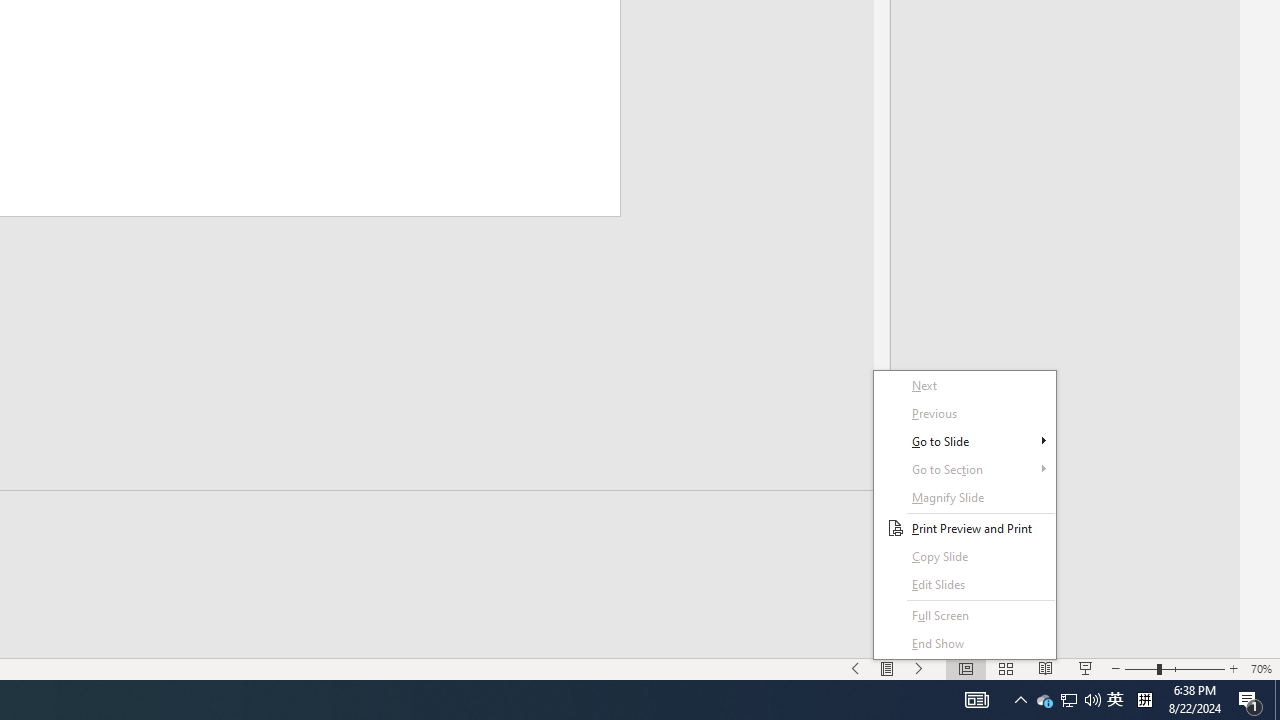 The height and width of the screenshot is (720, 1280). What do you see at coordinates (965, 440) in the screenshot?
I see `'Go to Slide'` at bounding box center [965, 440].